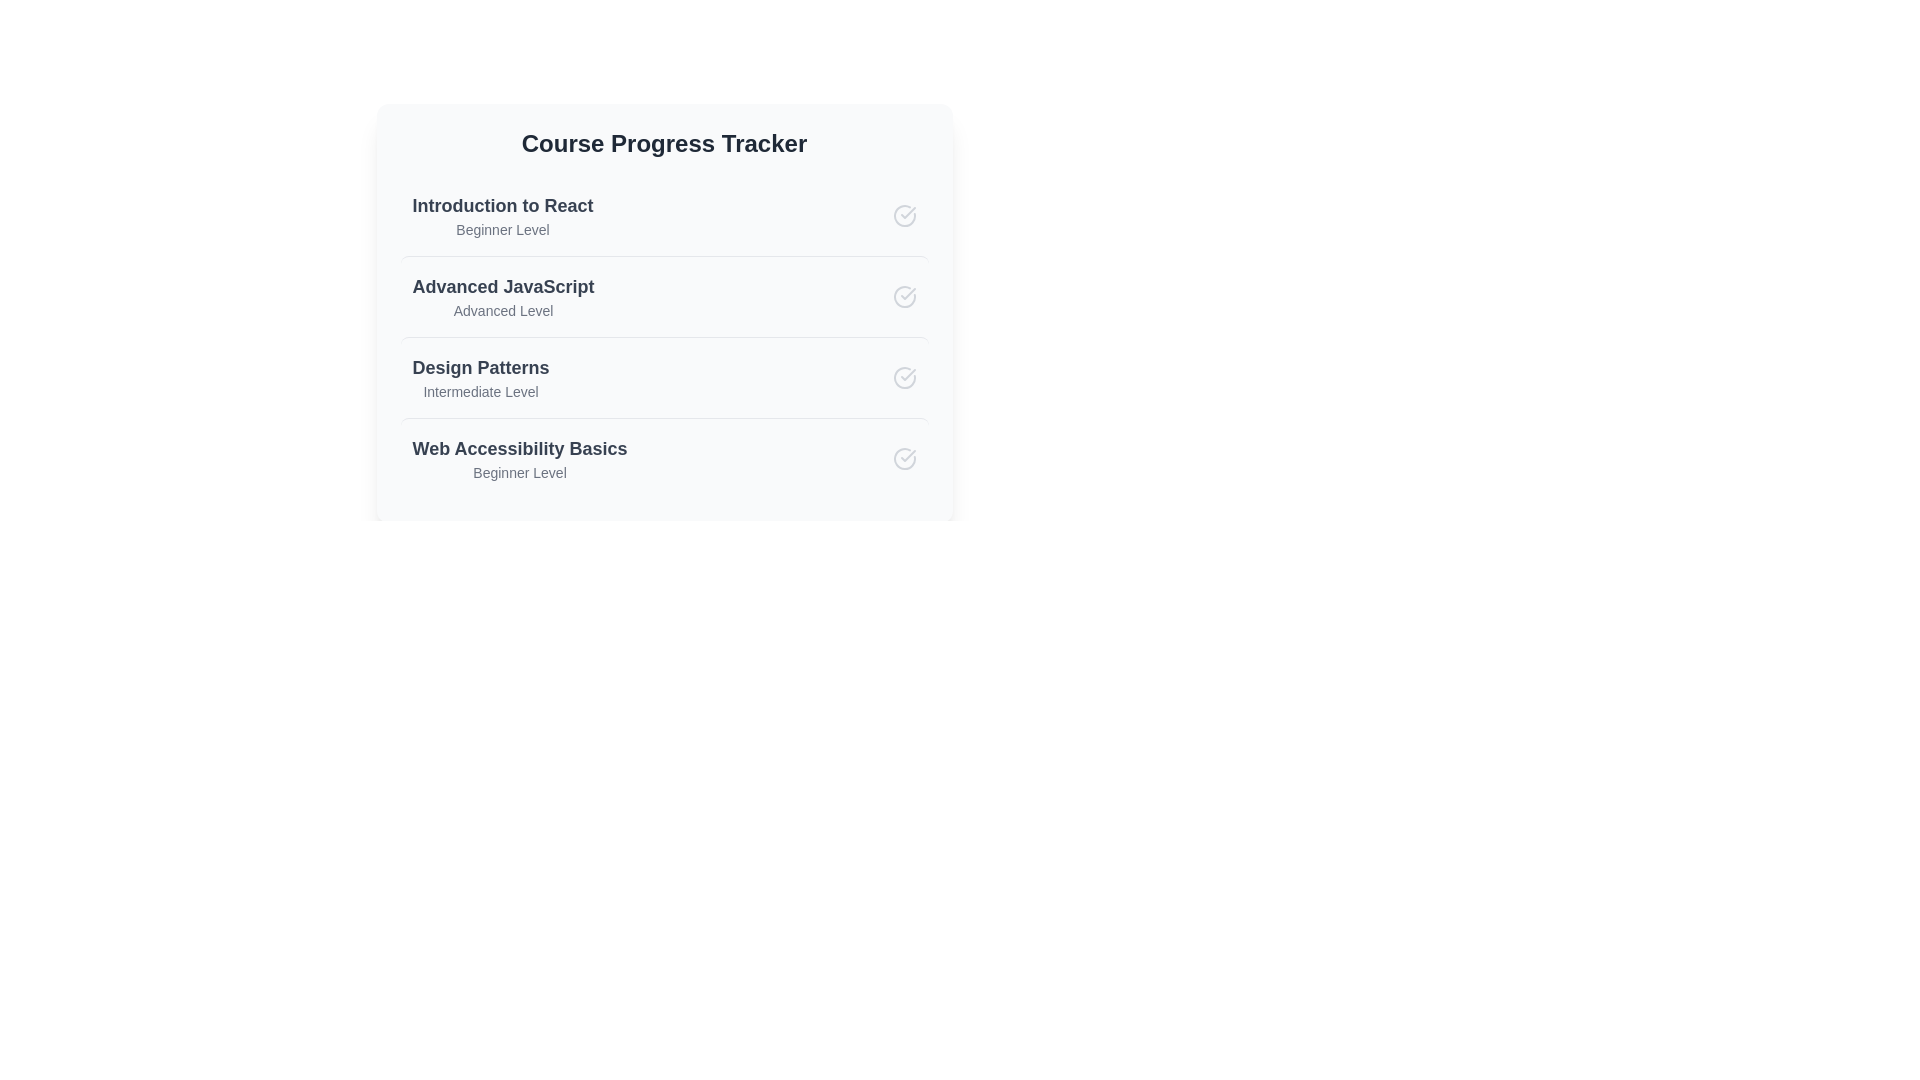  I want to click on text label that serves as a course title within the 'Course Progress Tracker' section, located at the bottom of the list item above the 'Beginner Level' text, so click(520, 447).